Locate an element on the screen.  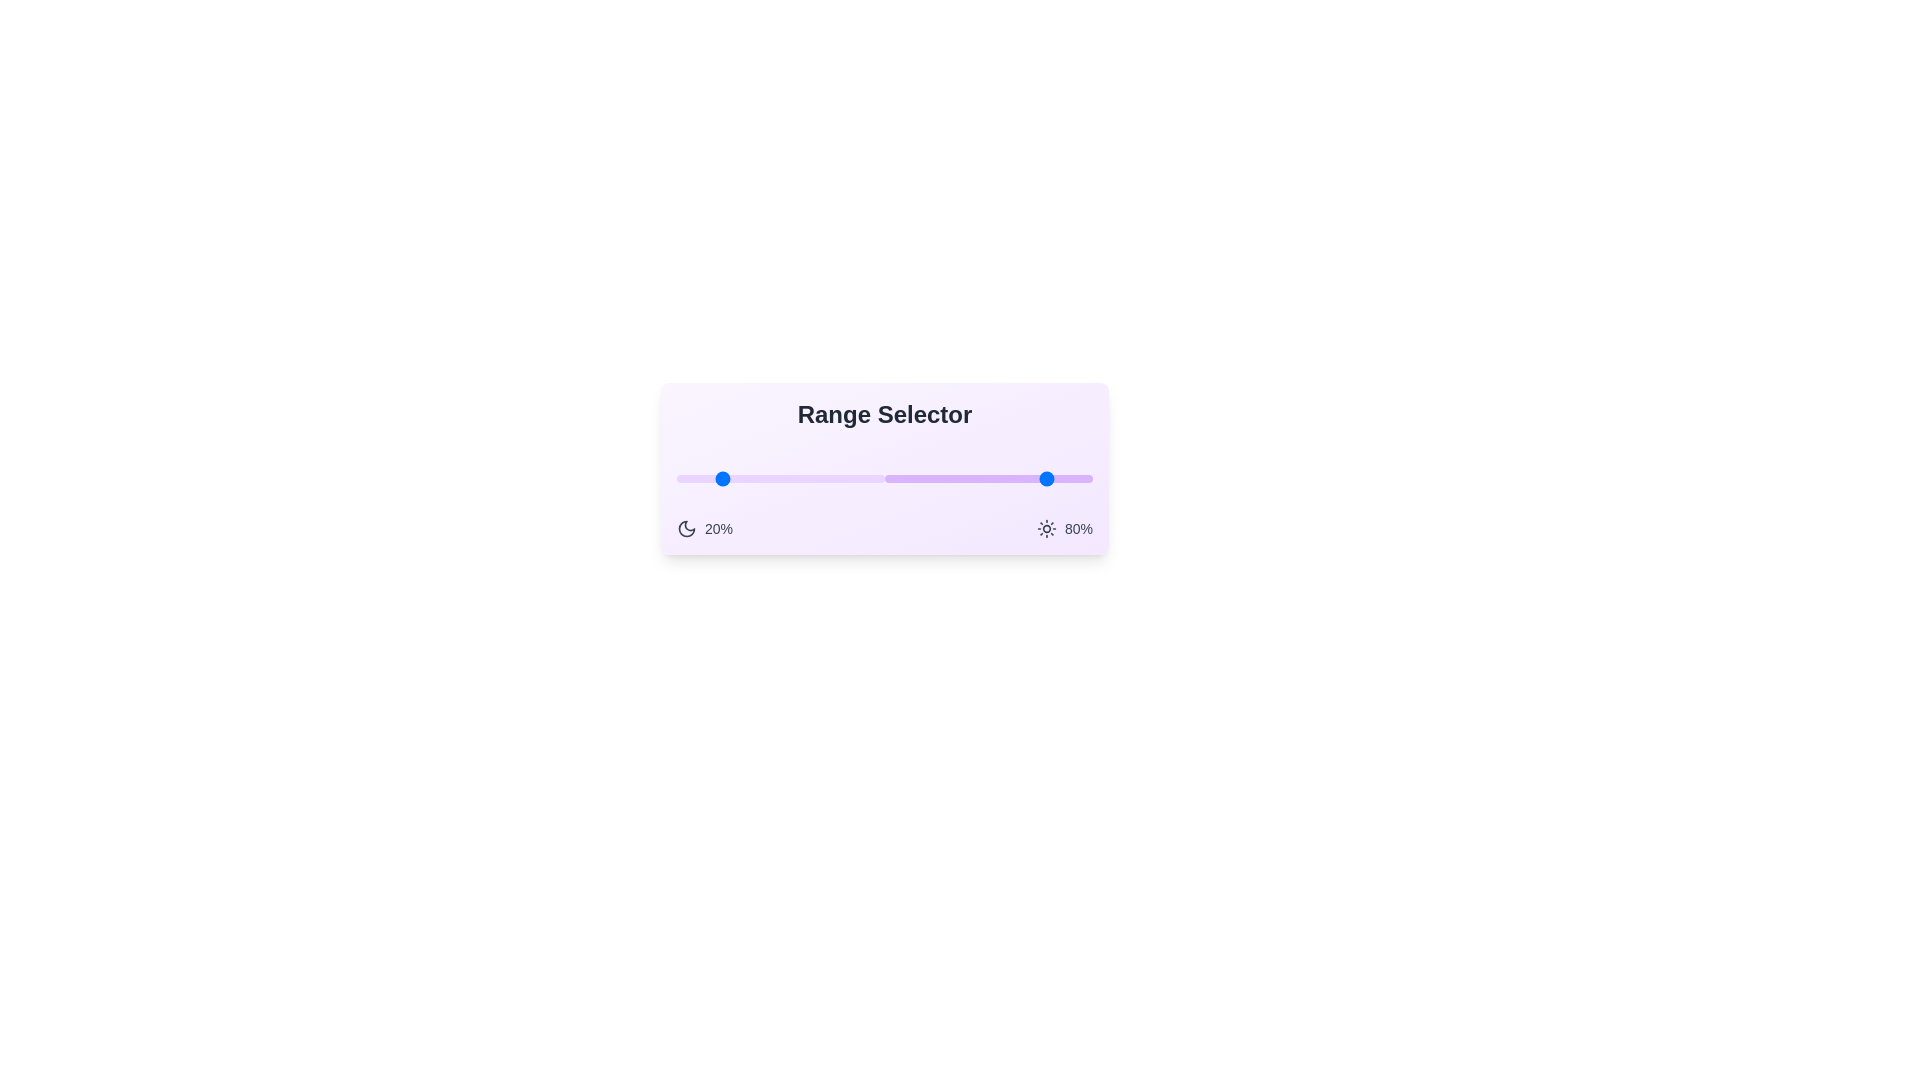
the lower bound of the range to 65% by dragging the left slider is located at coordinates (812, 478).